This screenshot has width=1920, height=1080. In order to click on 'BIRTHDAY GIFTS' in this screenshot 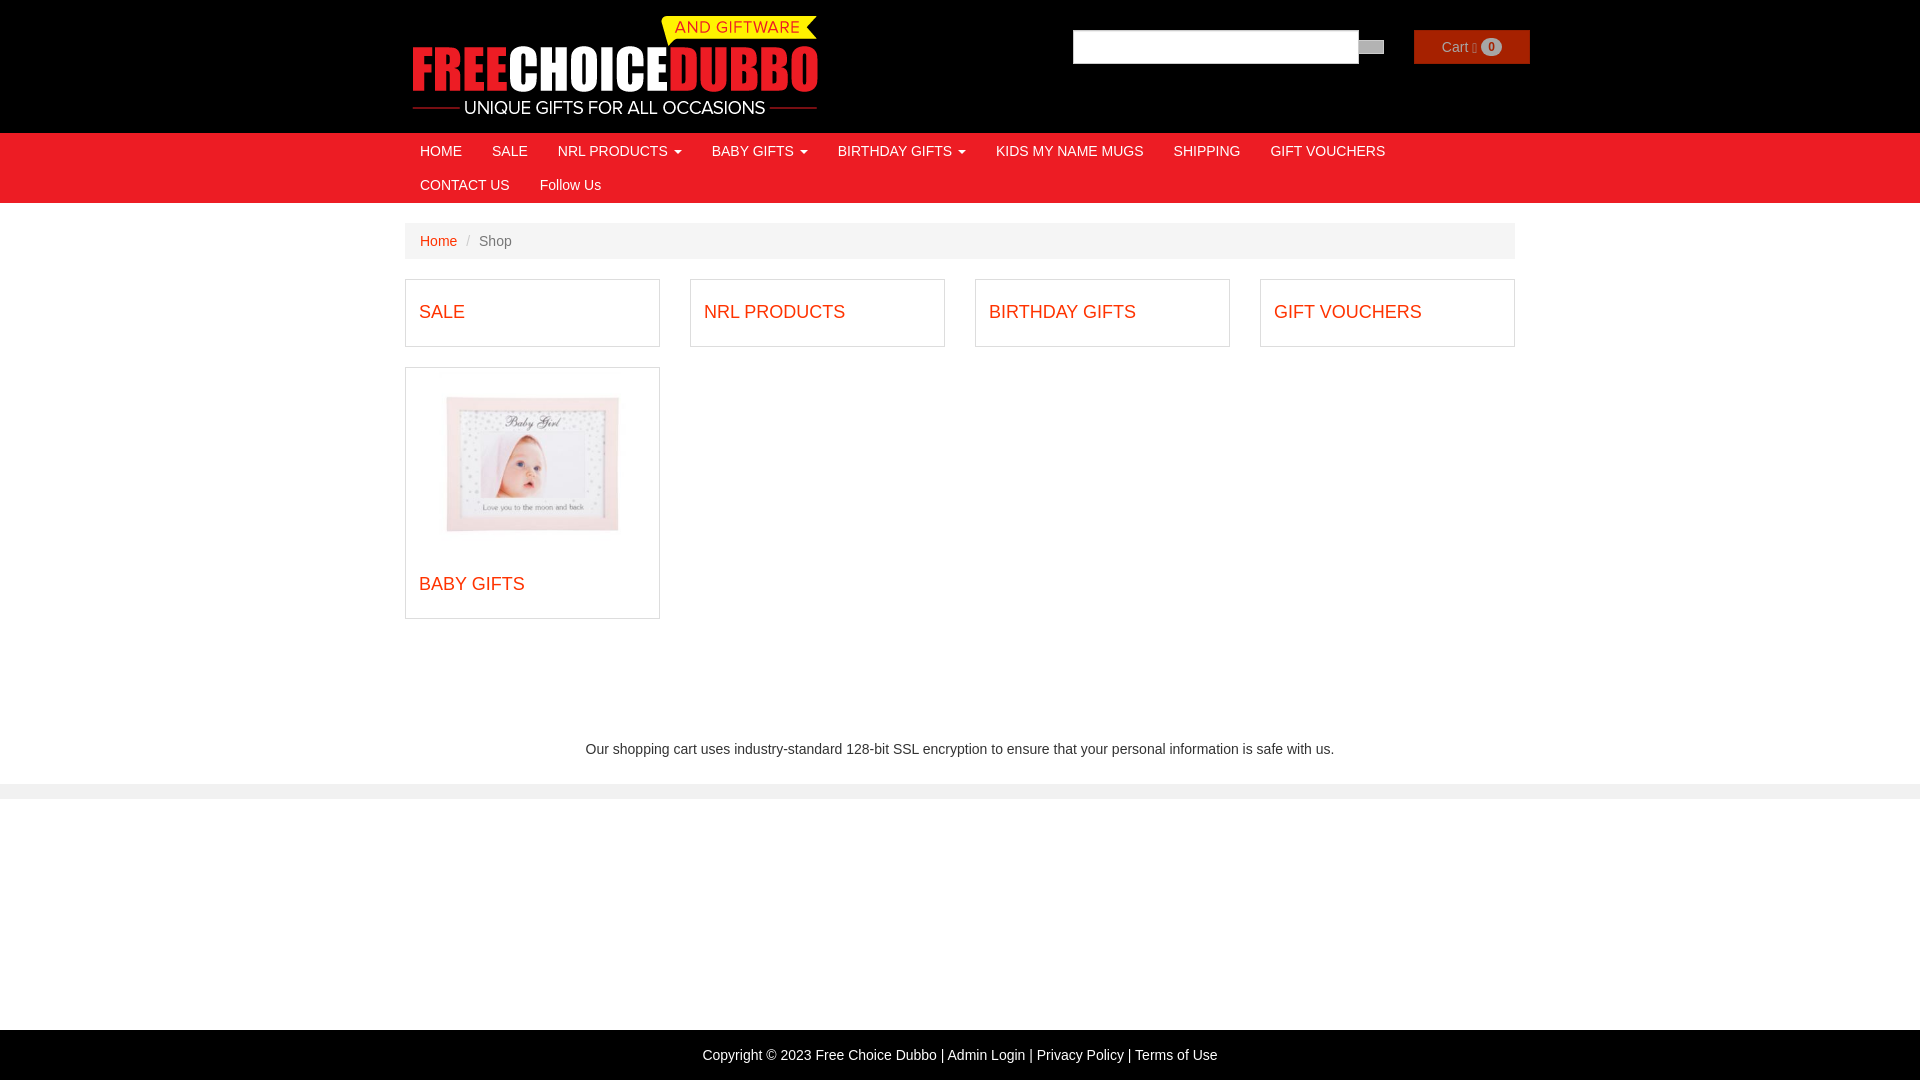, I will do `click(1061, 312)`.